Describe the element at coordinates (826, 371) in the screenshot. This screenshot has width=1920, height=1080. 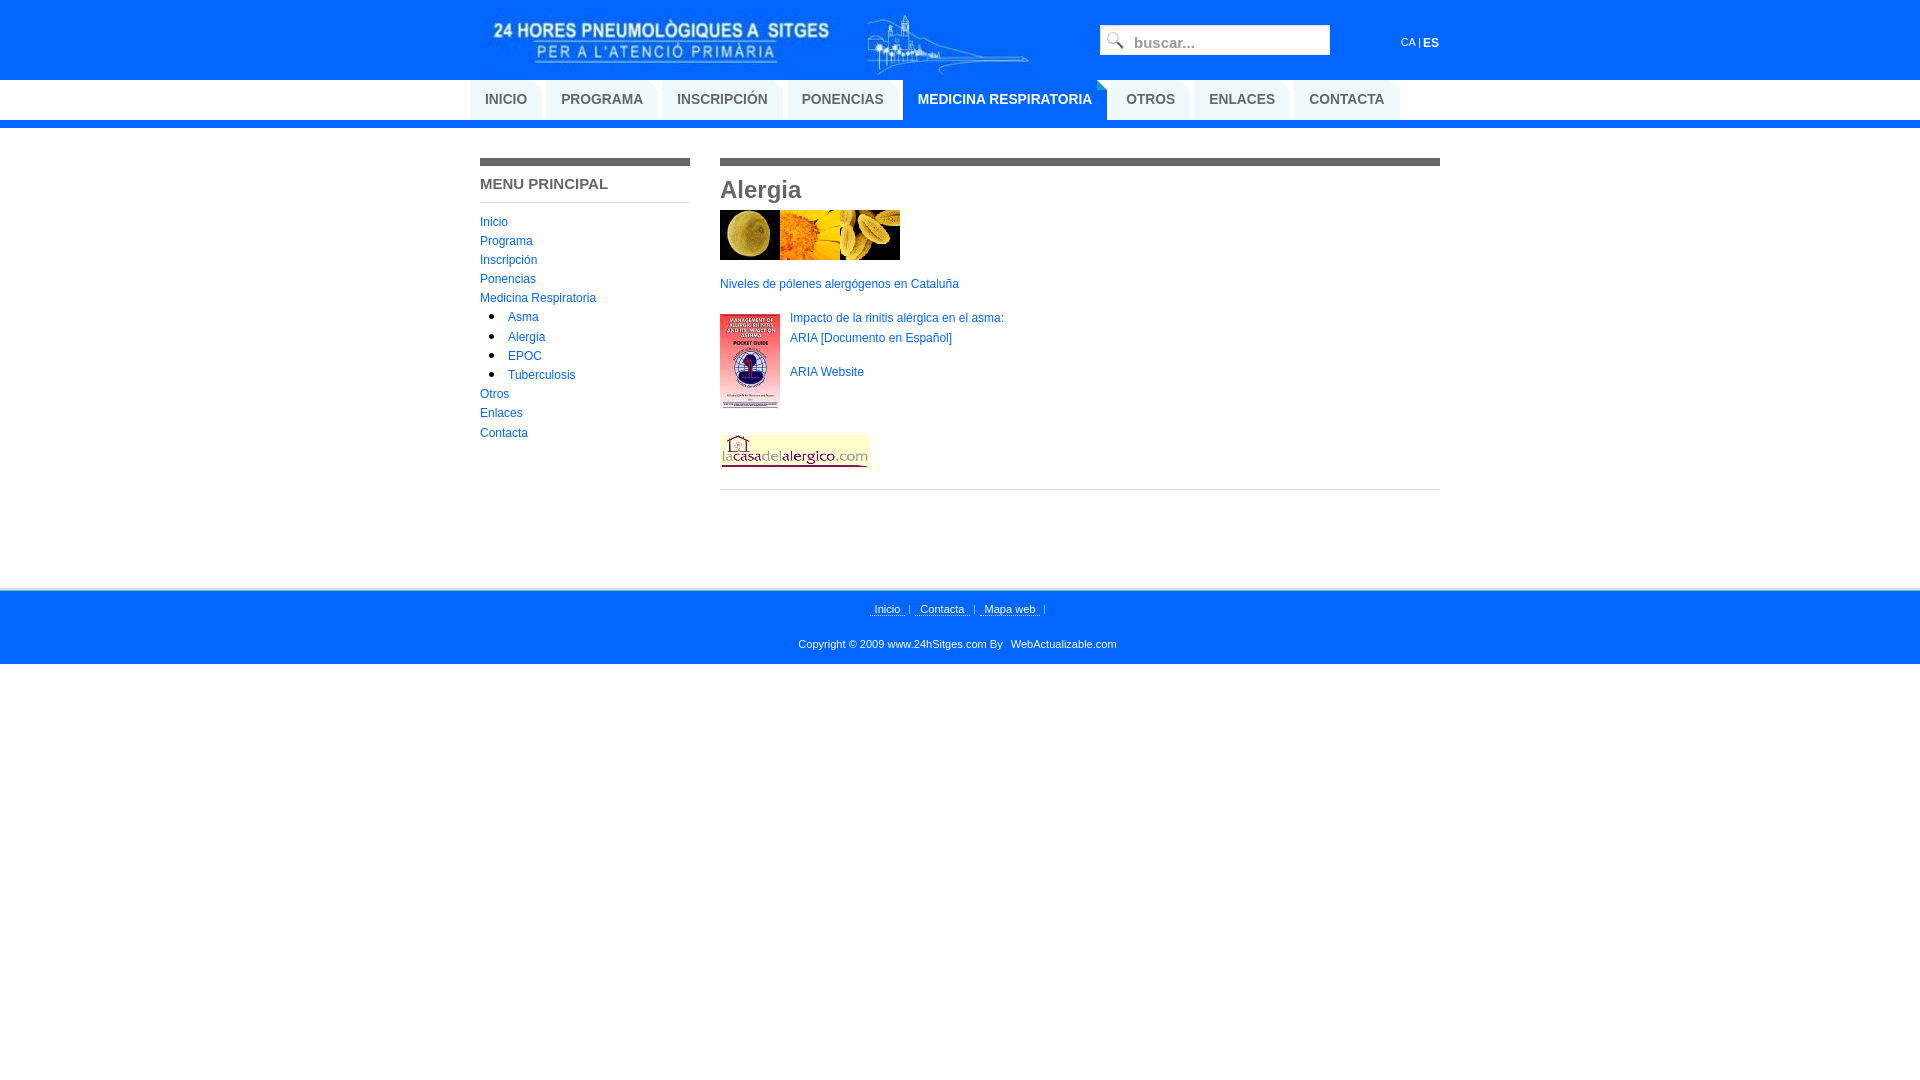
I see `'ARIA Website'` at that location.